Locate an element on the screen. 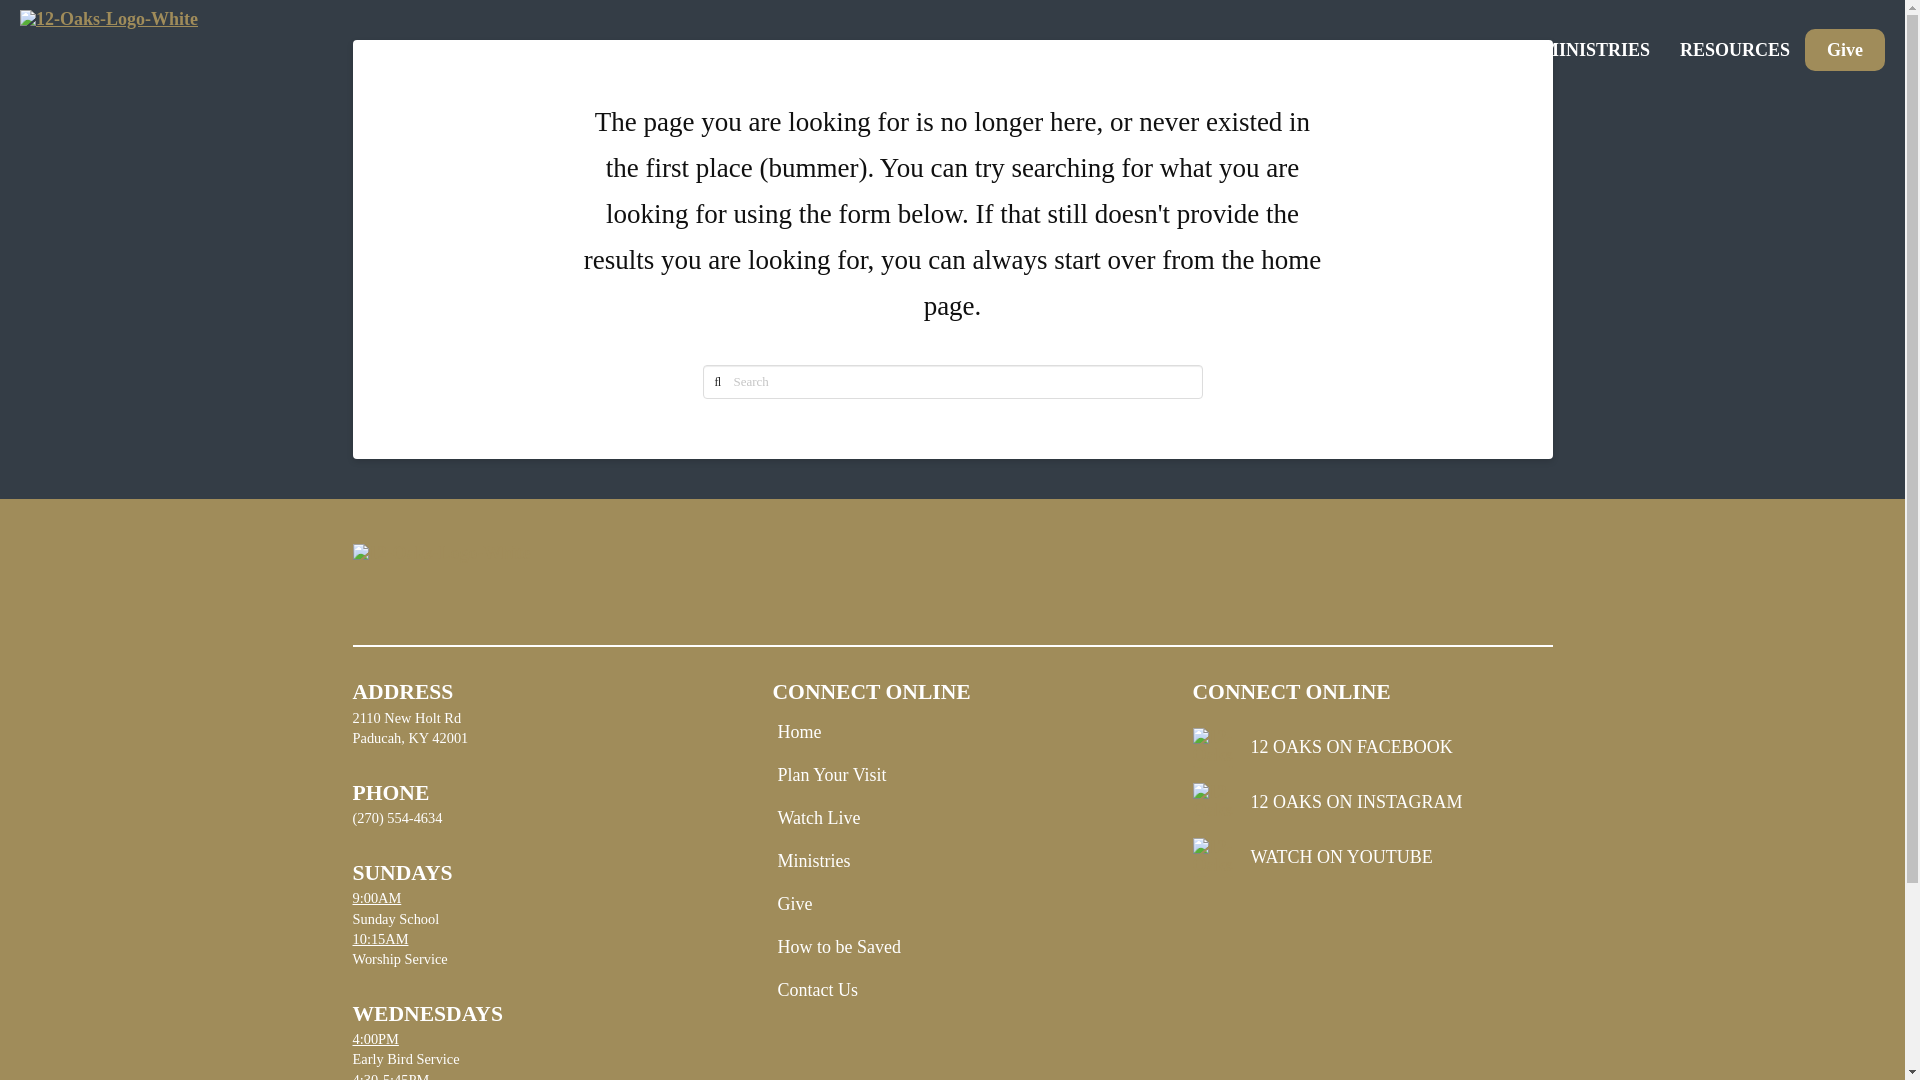 Image resolution: width=1920 pixels, height=1080 pixels. 'MINISTRIES' is located at coordinates (1595, 49).